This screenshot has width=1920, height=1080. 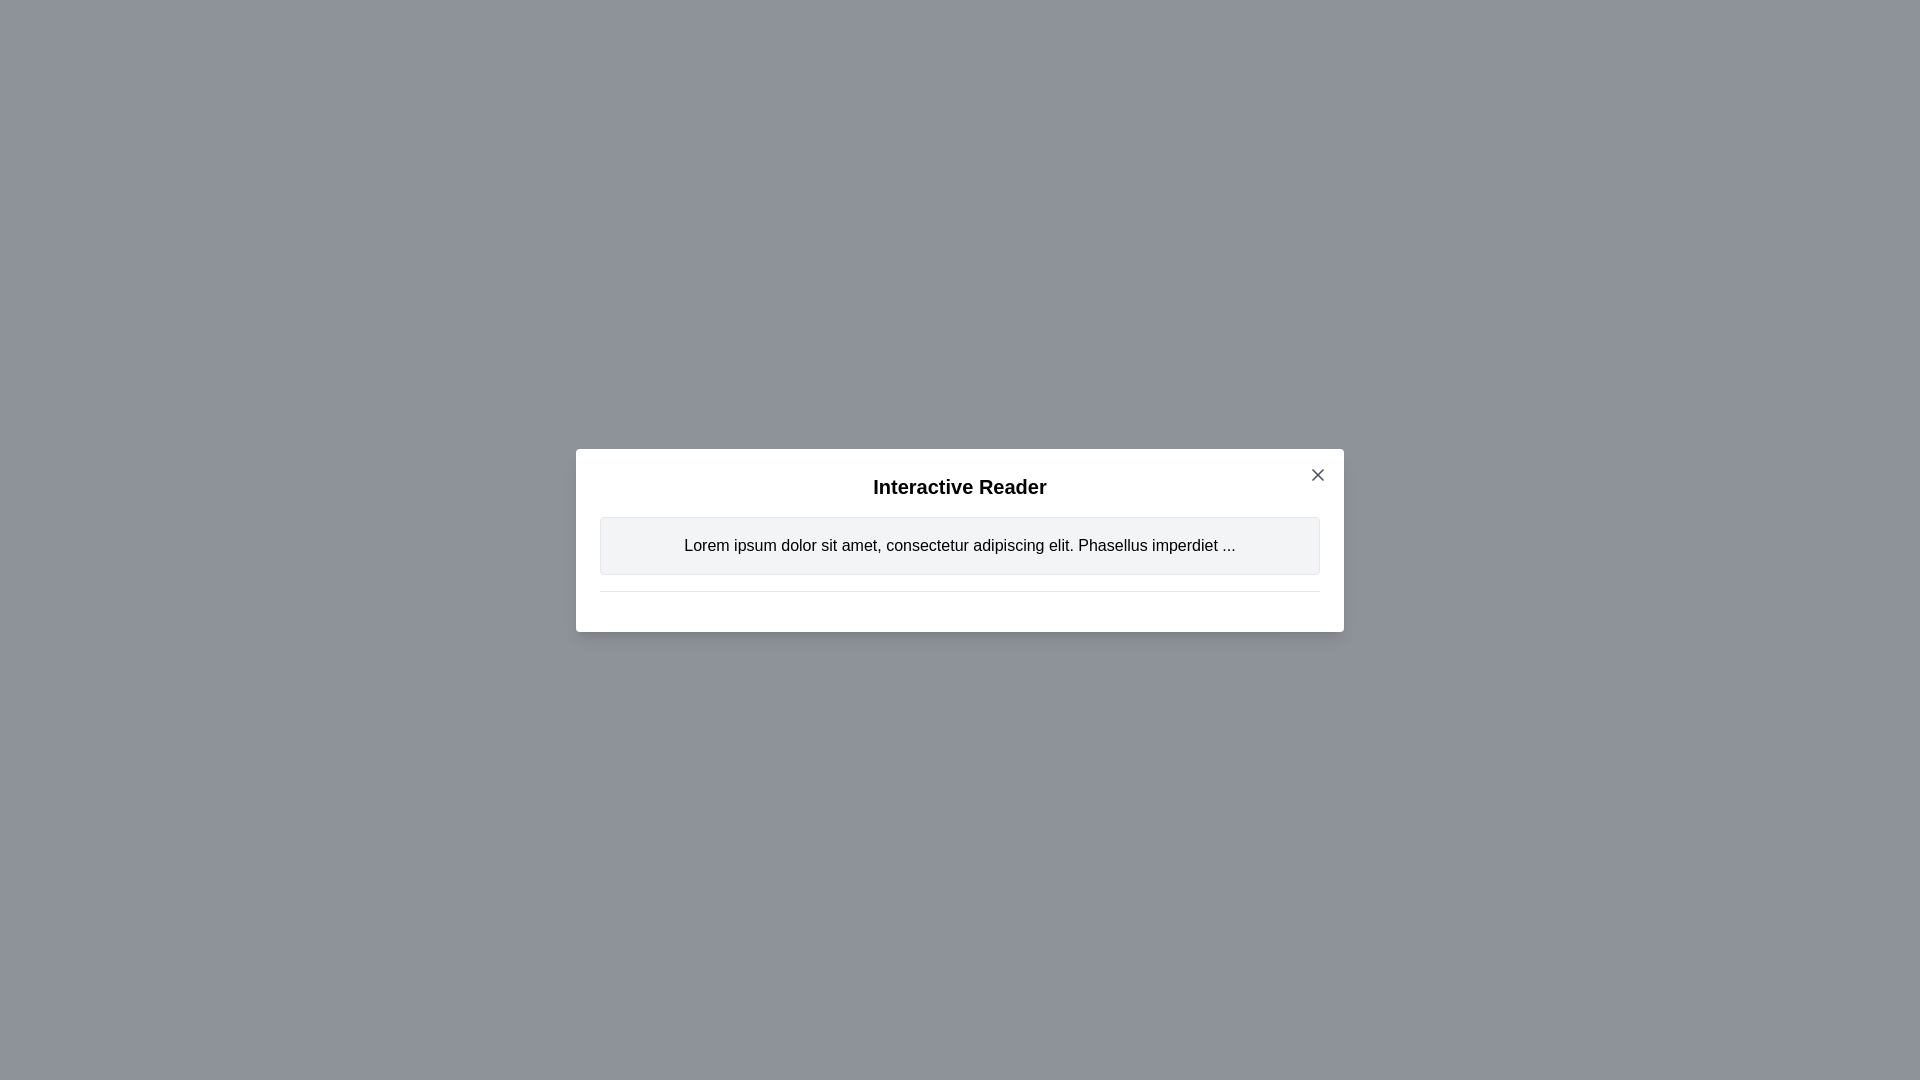 What do you see at coordinates (1318, 474) in the screenshot?
I see `the close button at the top-right corner of the modal to close the interactive reader` at bounding box center [1318, 474].